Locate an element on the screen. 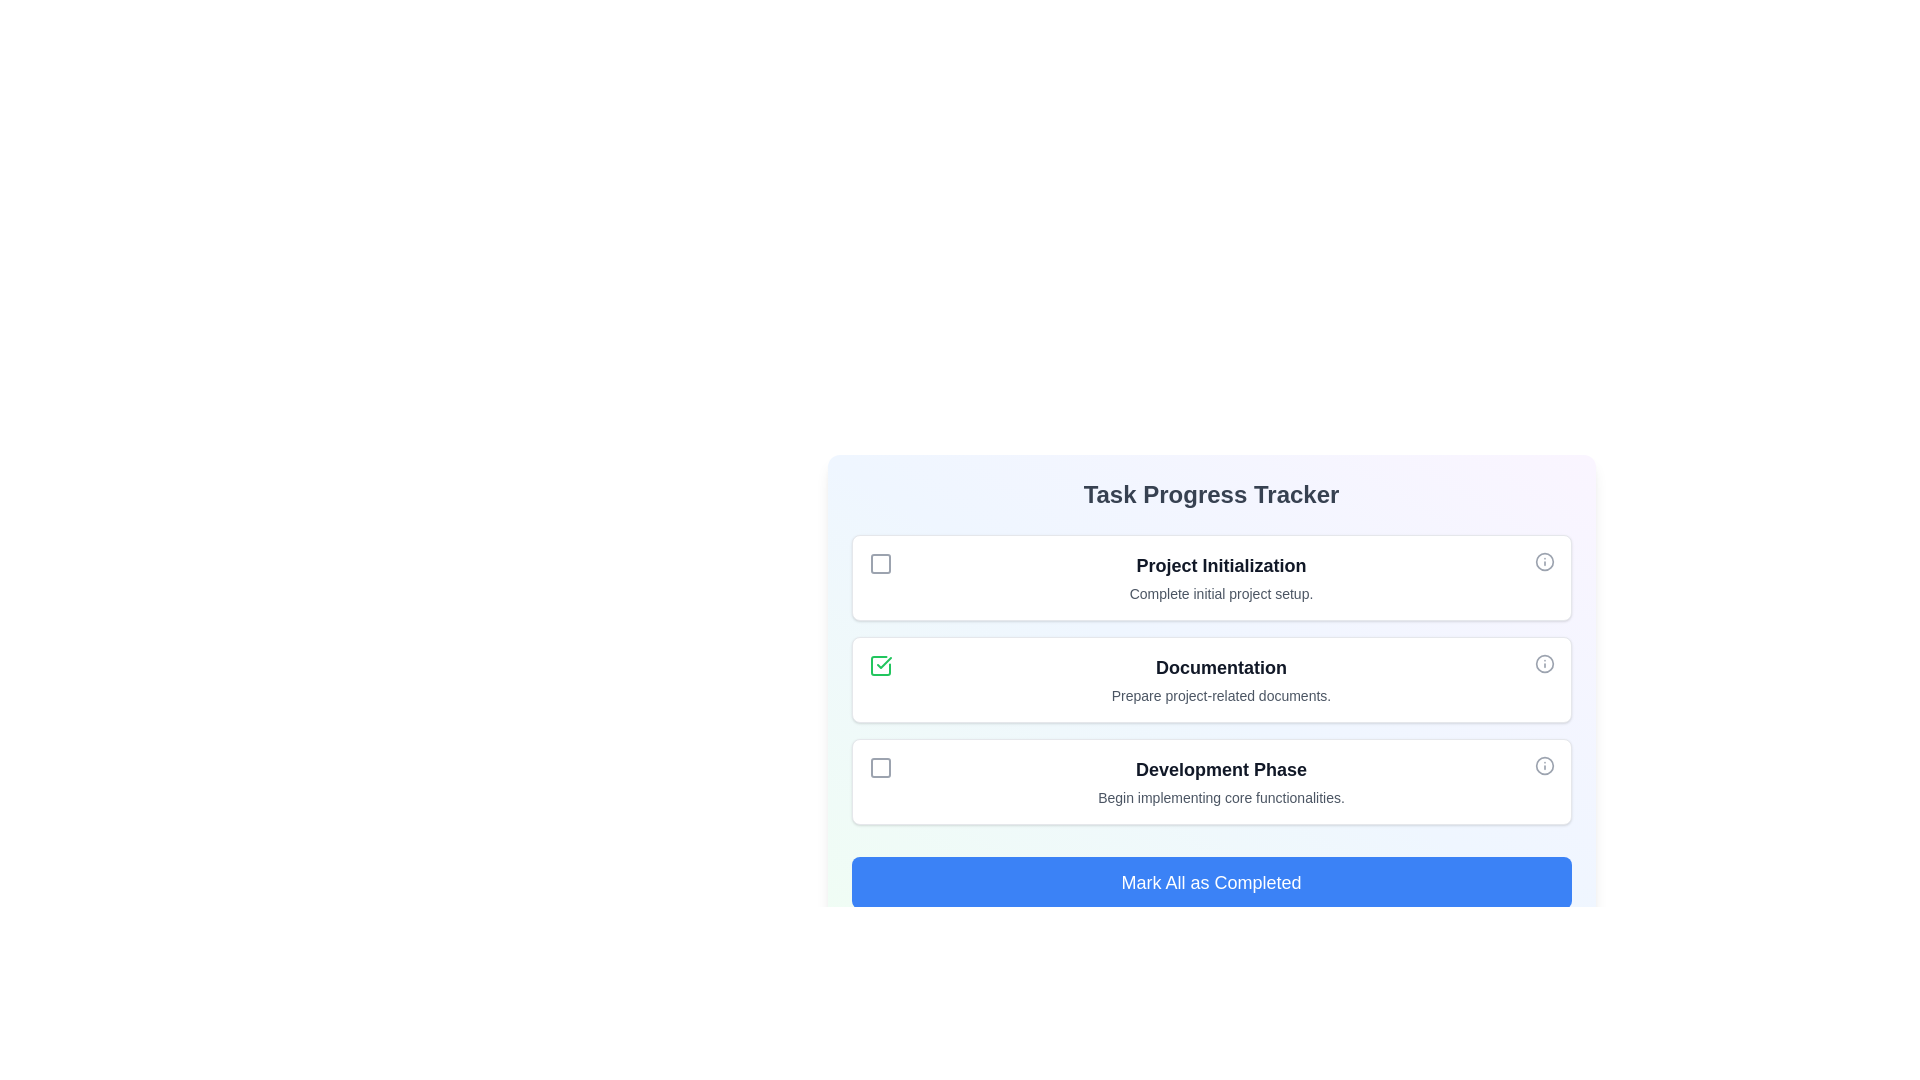 The width and height of the screenshot is (1920, 1080). displayed text from the Text display area that shows 'Development Phase' and 'Begin implementing core functionalities.' is located at coordinates (1220, 781).